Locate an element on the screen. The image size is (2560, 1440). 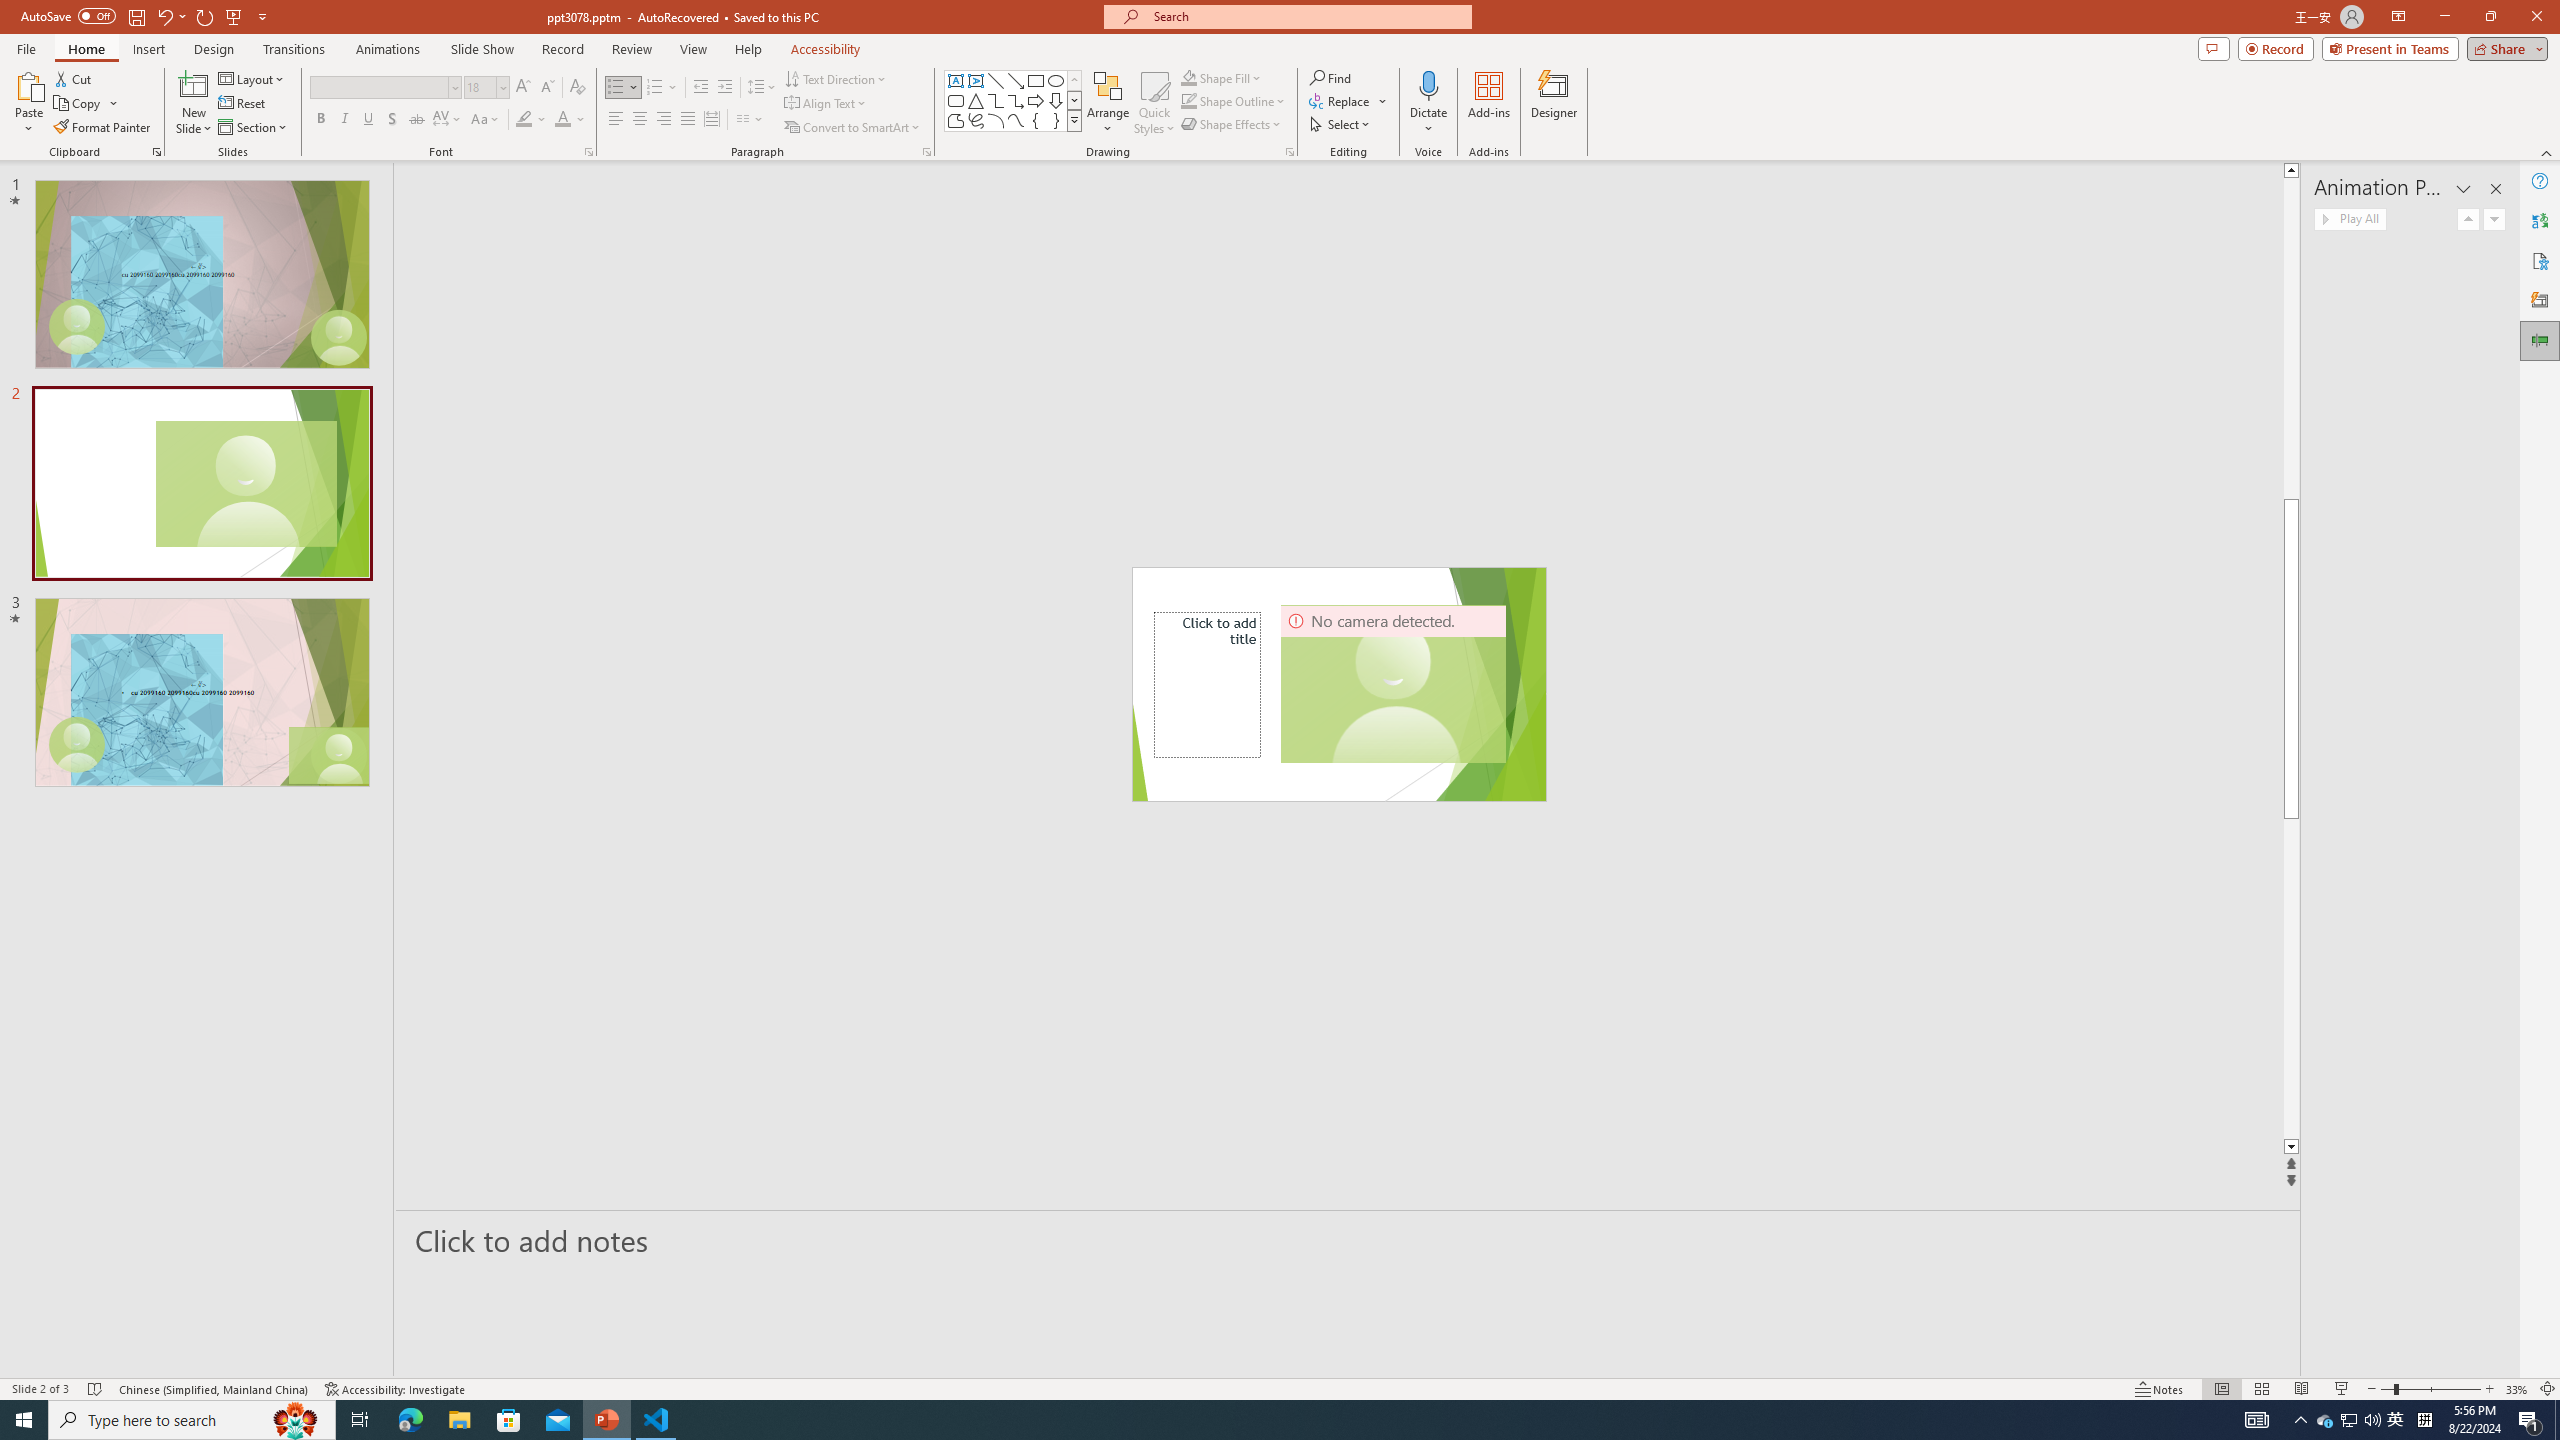
'Dictate' is located at coordinates (1427, 84).